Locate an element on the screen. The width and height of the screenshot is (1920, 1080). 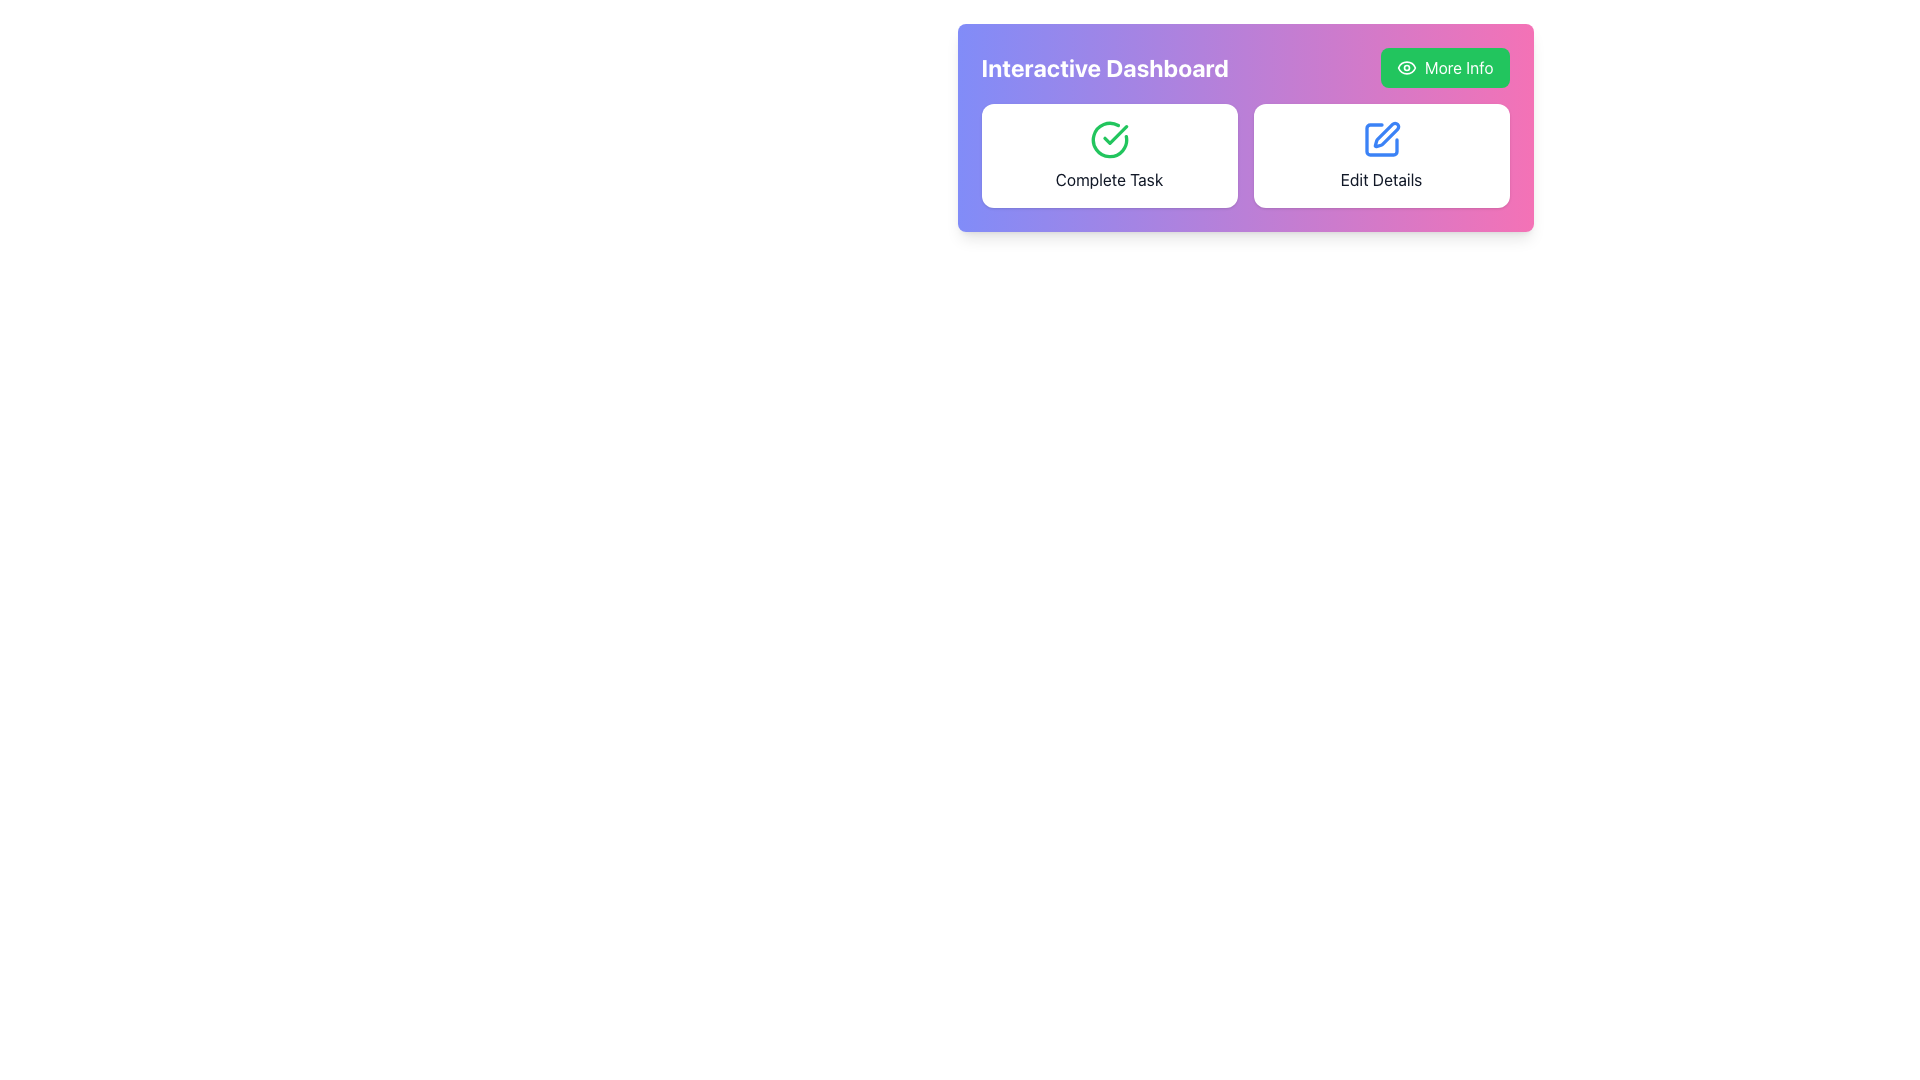
the edit icon located in the top-right area of the layout, within the 'Edit Details' card, above the text 'Edit Details' and to the right of the 'Complete Task' card is located at coordinates (1380, 138).